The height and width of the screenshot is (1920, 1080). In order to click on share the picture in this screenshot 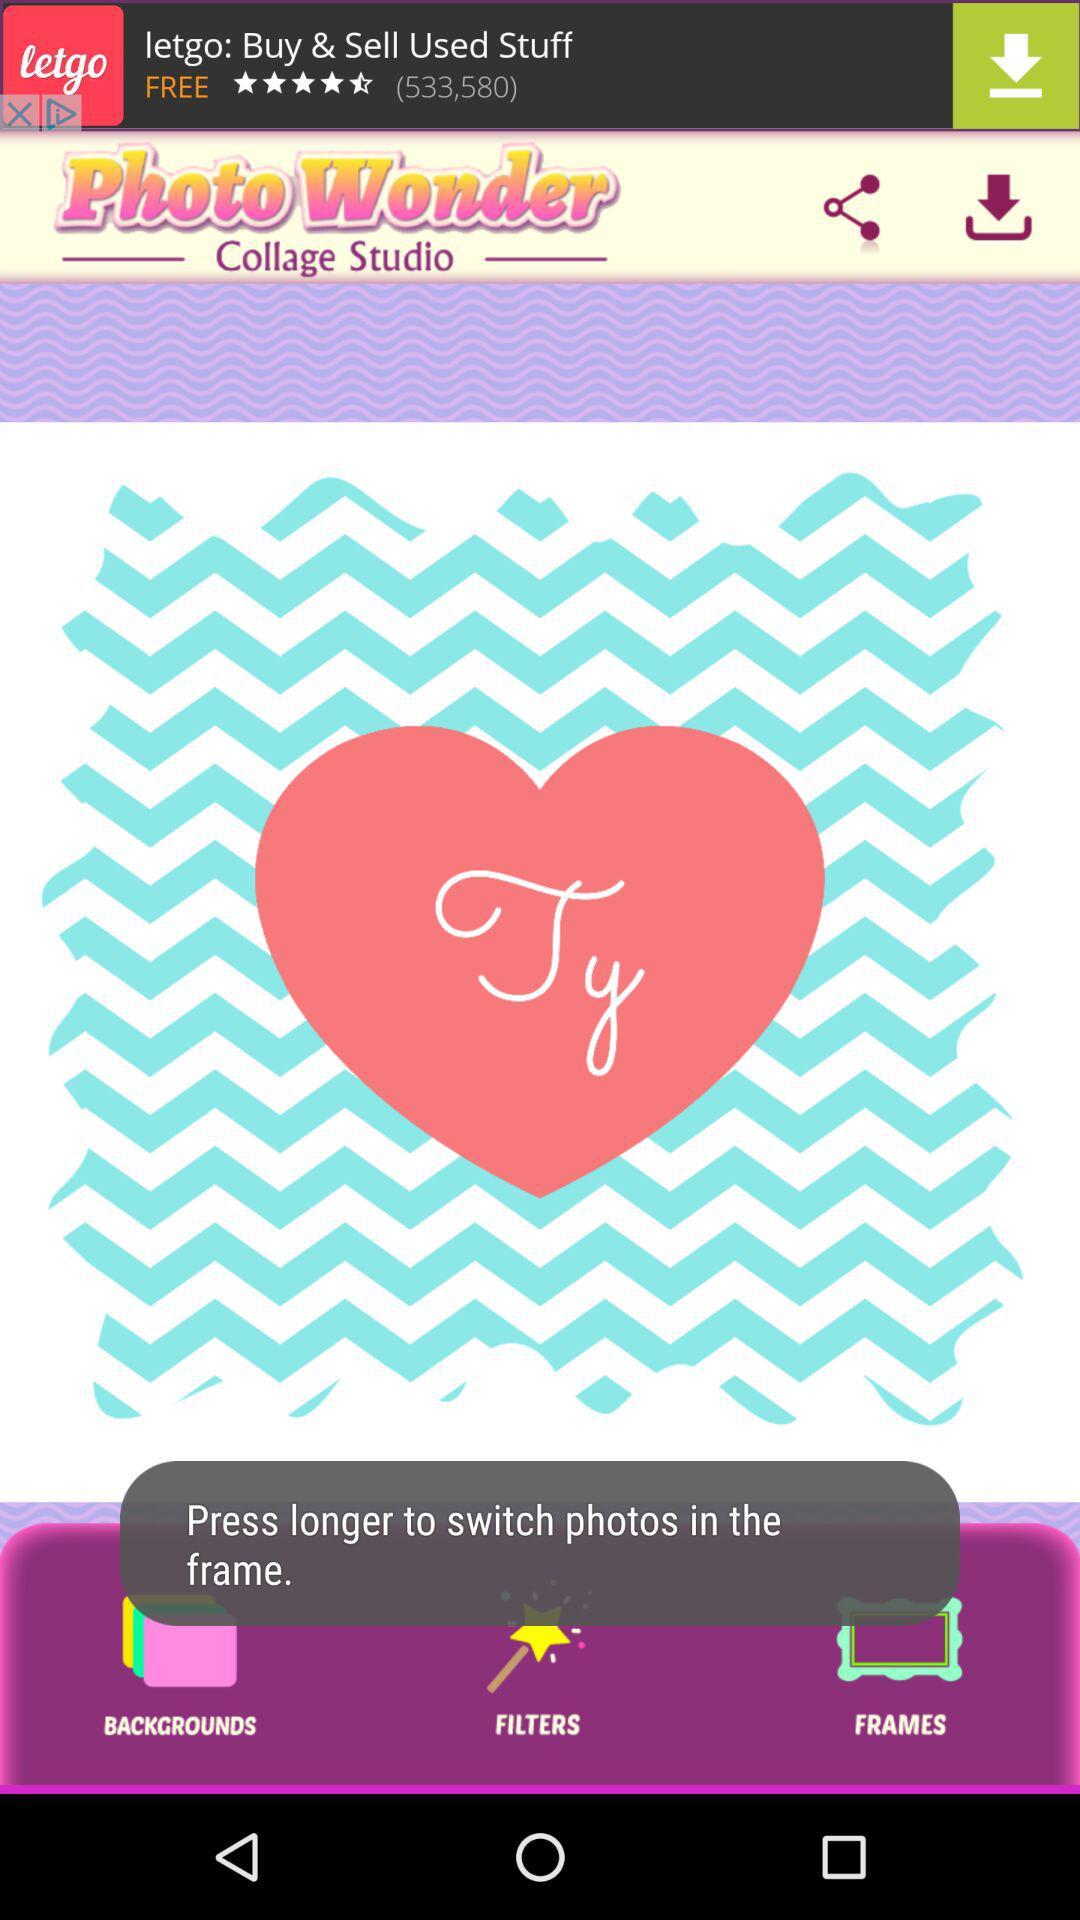, I will do `click(851, 207)`.